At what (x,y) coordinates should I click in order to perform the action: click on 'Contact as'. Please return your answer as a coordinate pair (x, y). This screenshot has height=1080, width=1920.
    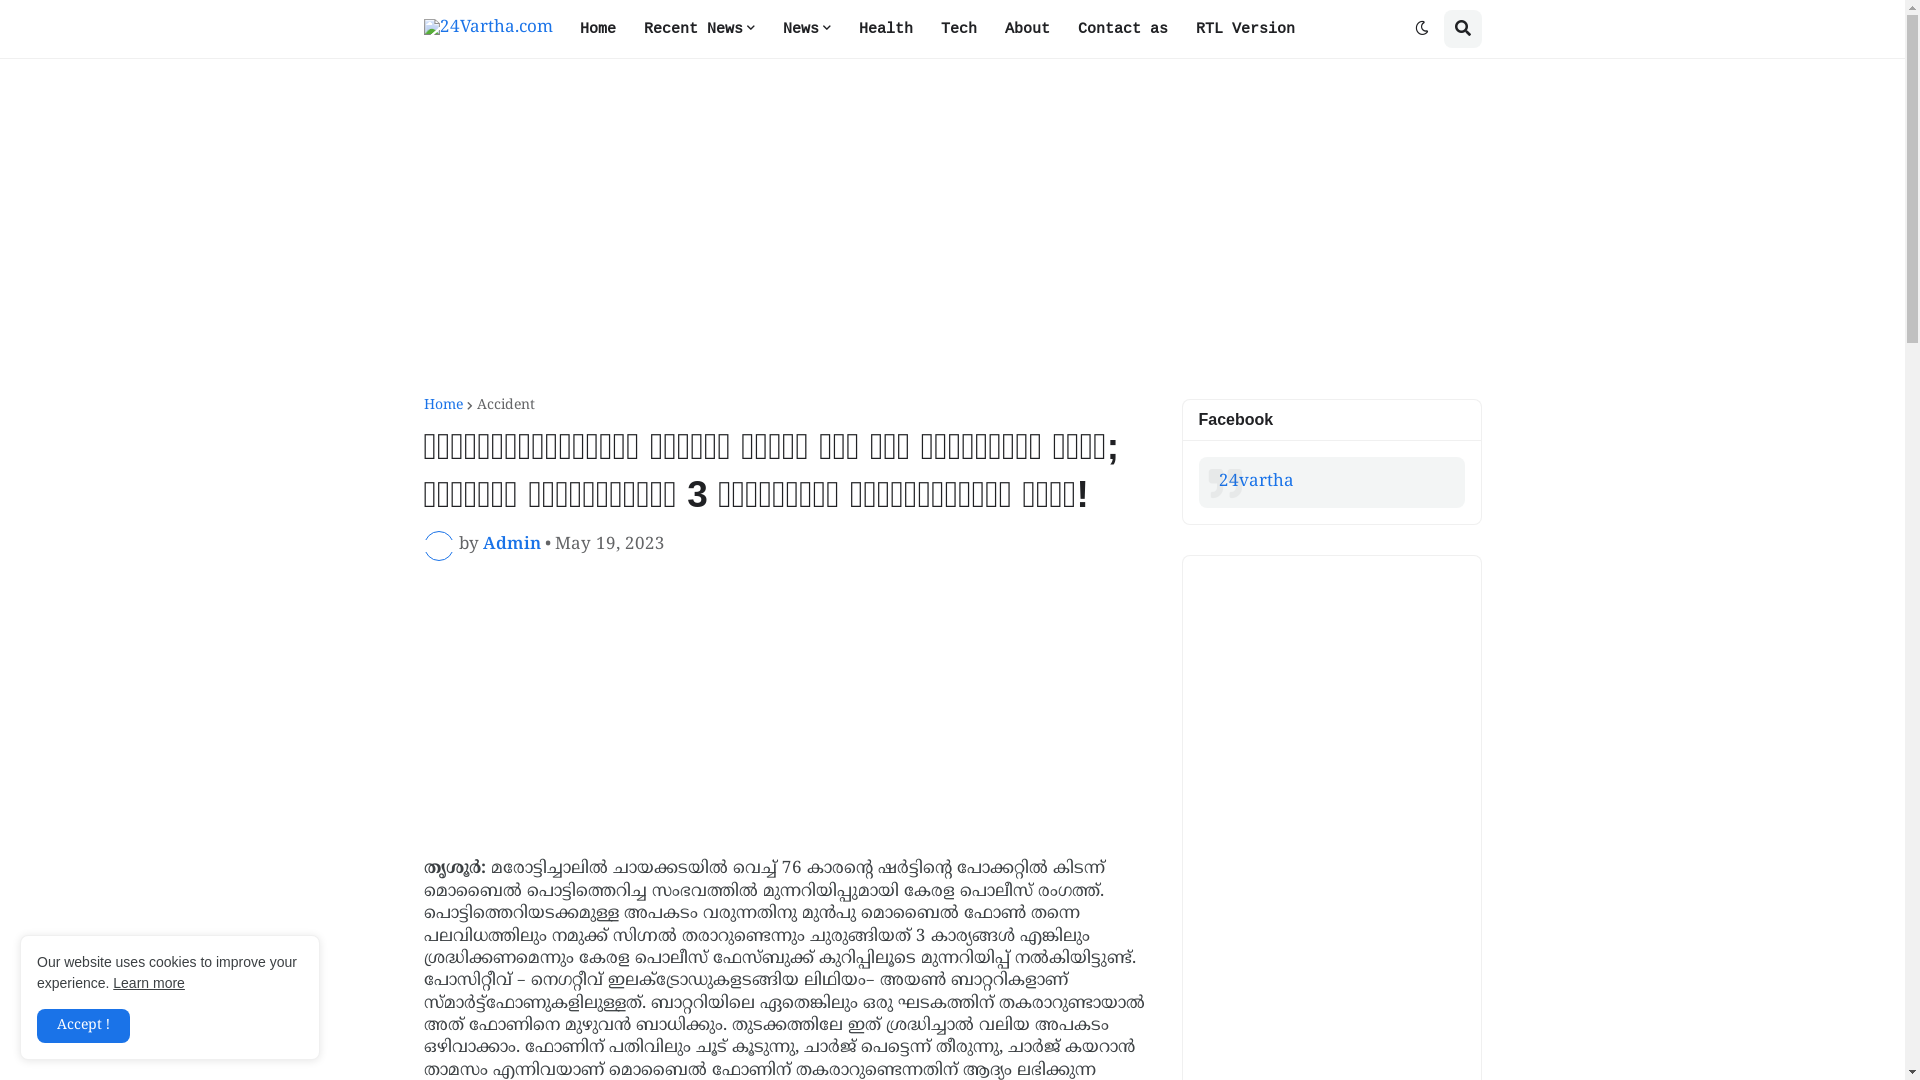
    Looking at the image, I should click on (1123, 29).